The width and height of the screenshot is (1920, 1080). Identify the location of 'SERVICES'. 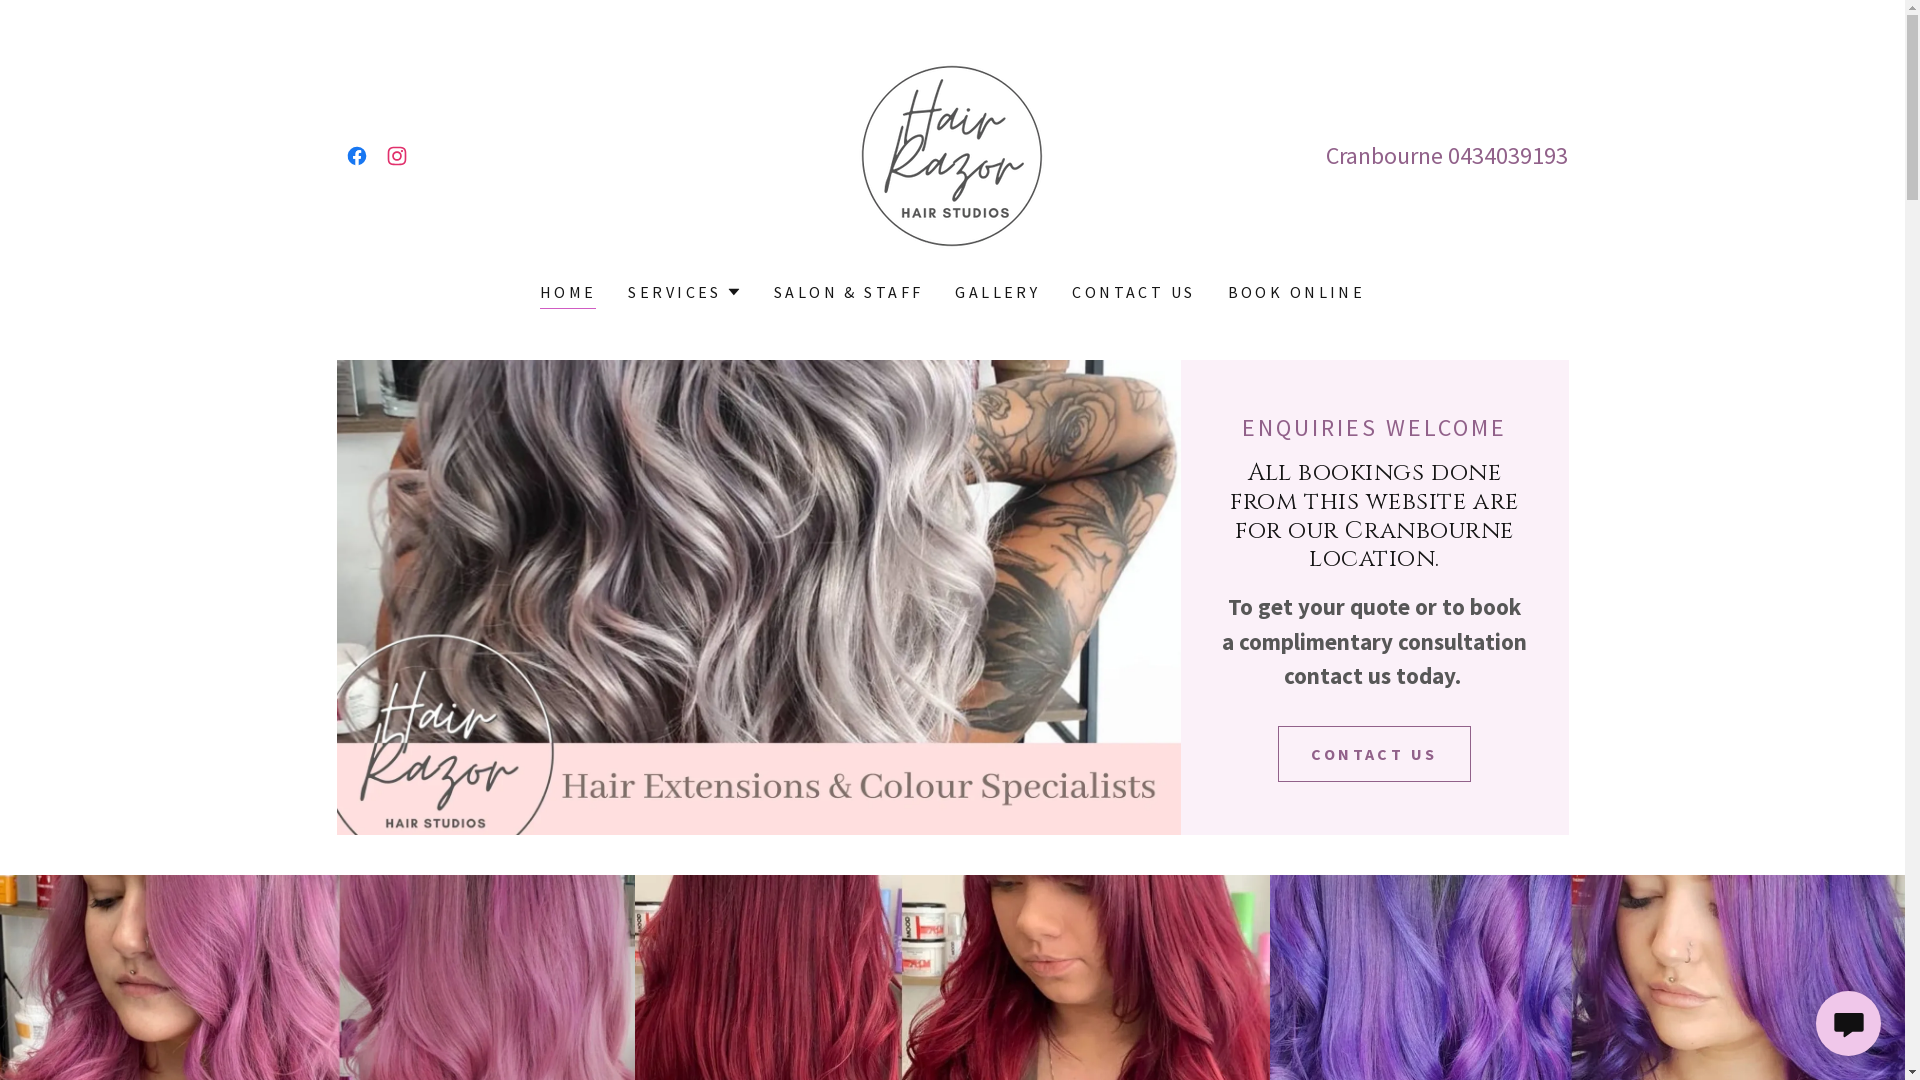
(627, 292).